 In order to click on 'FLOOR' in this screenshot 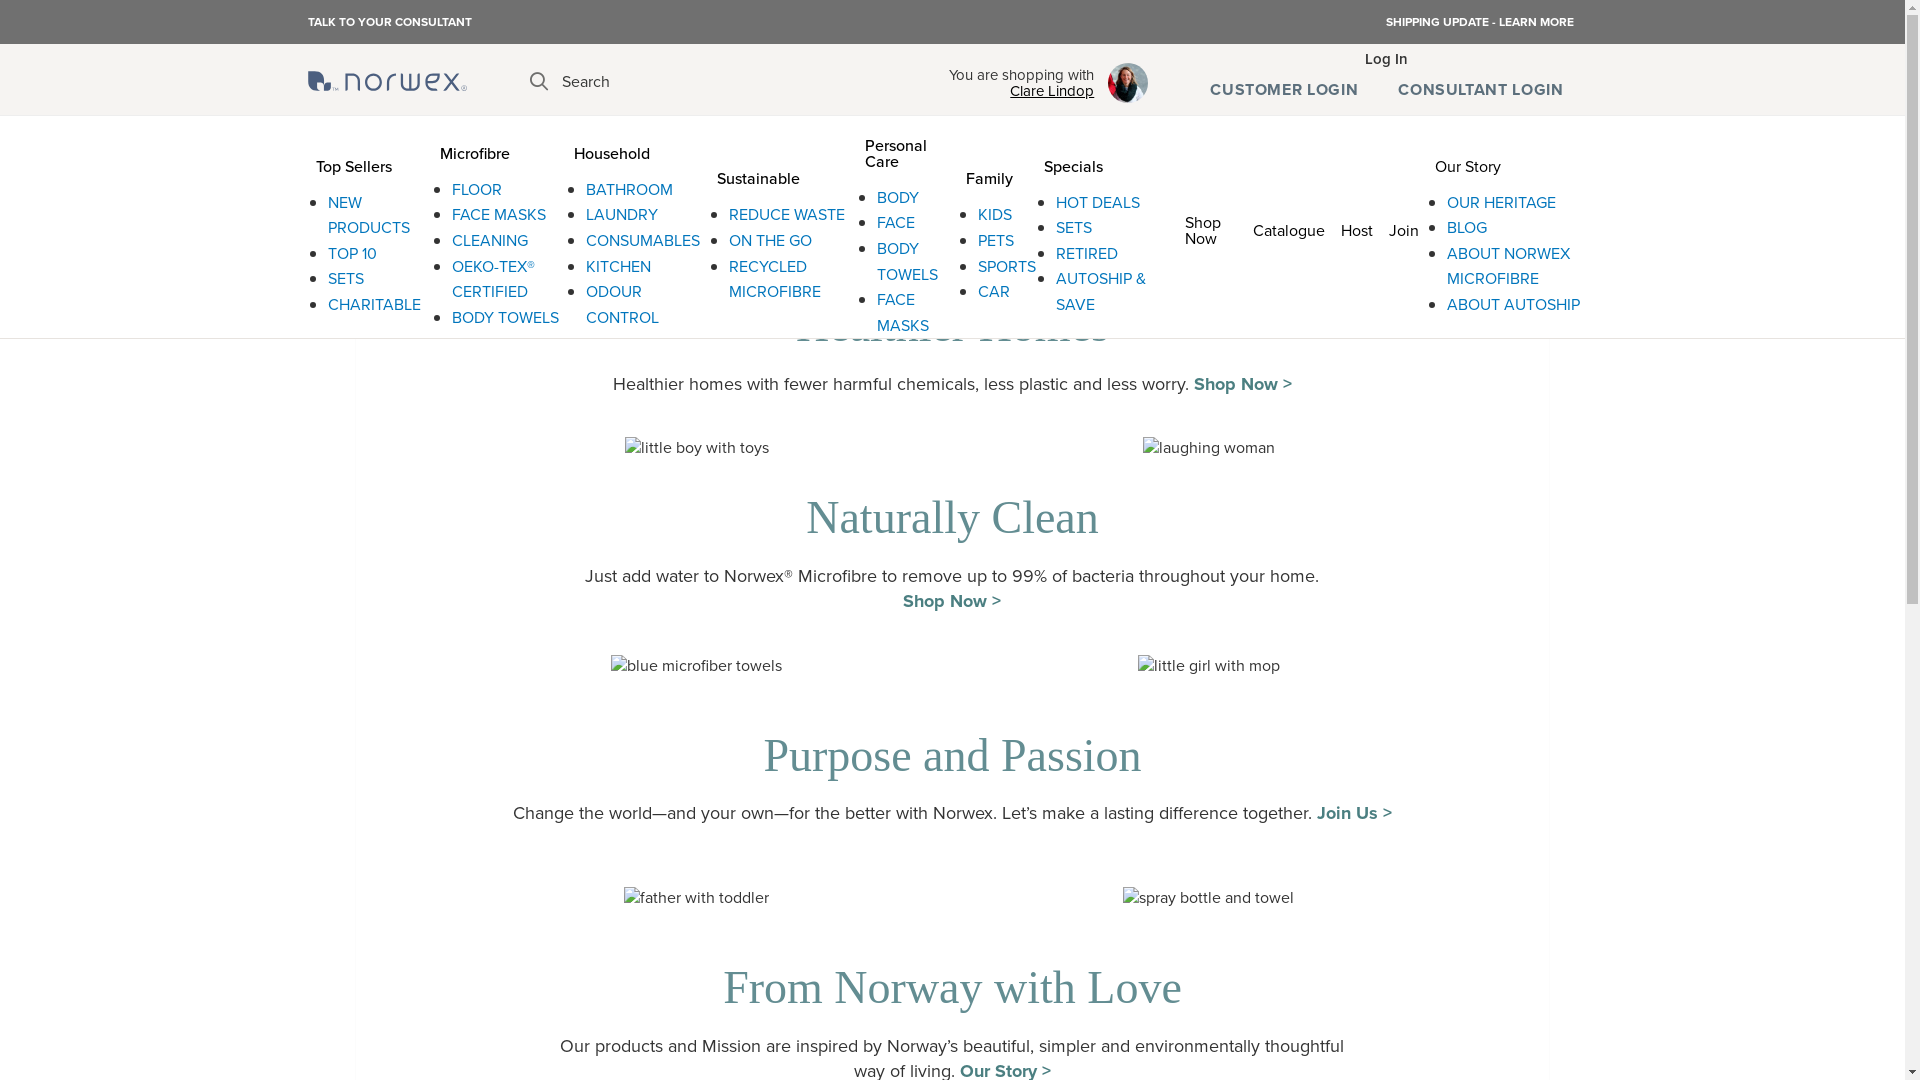, I will do `click(475, 189)`.